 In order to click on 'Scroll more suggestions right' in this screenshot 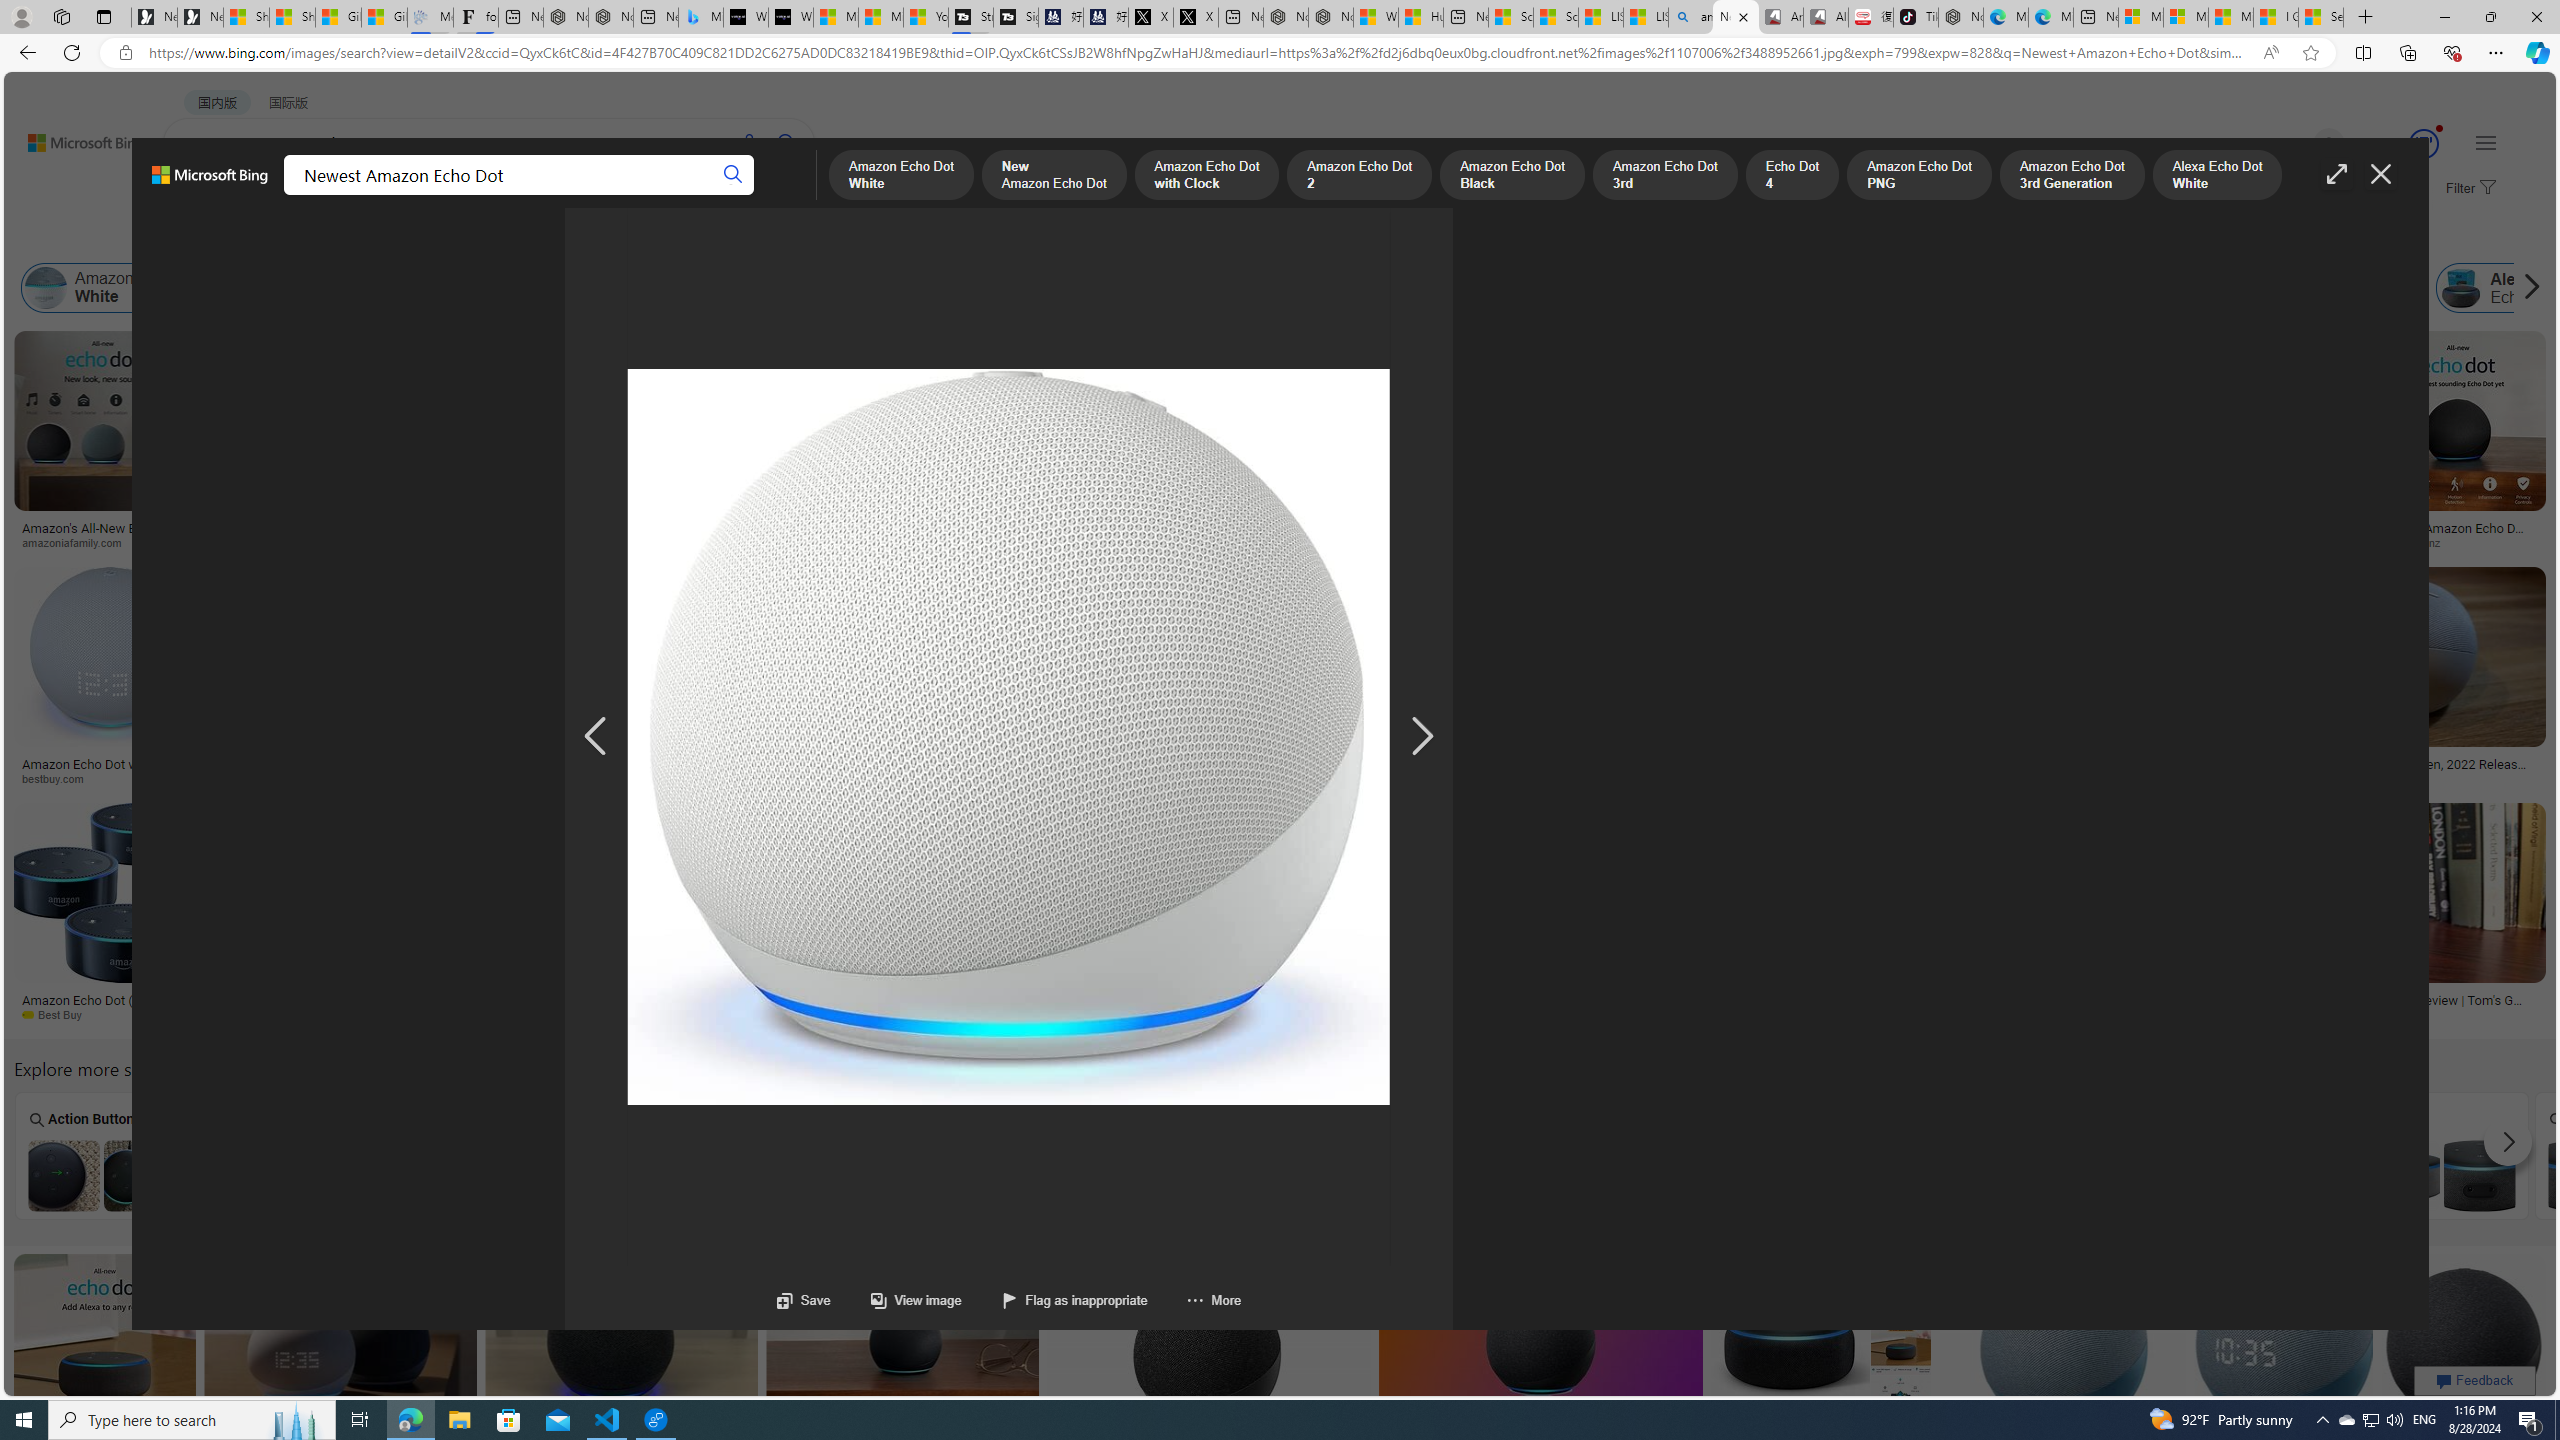, I will do `click(2507, 1141)`.